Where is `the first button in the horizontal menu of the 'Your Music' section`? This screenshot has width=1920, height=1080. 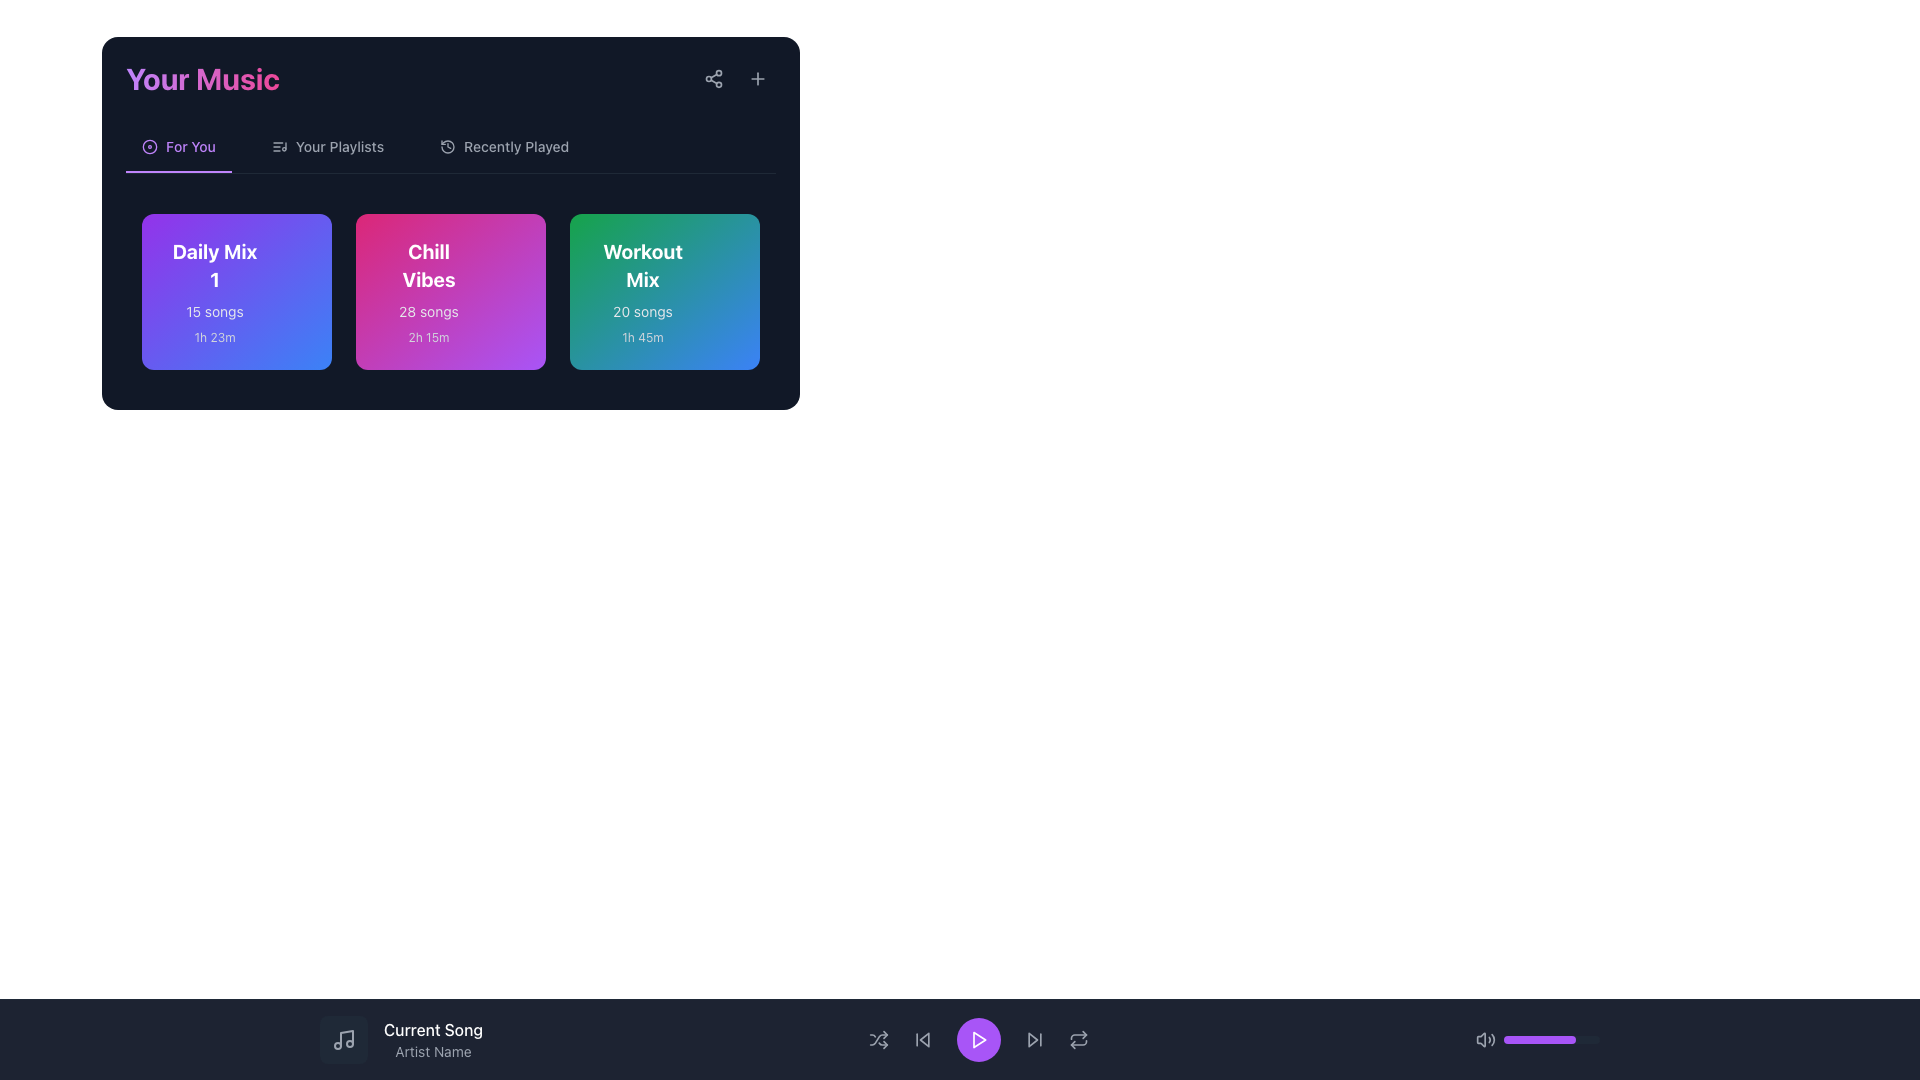
the first button in the horizontal menu of the 'Your Music' section is located at coordinates (178, 153).